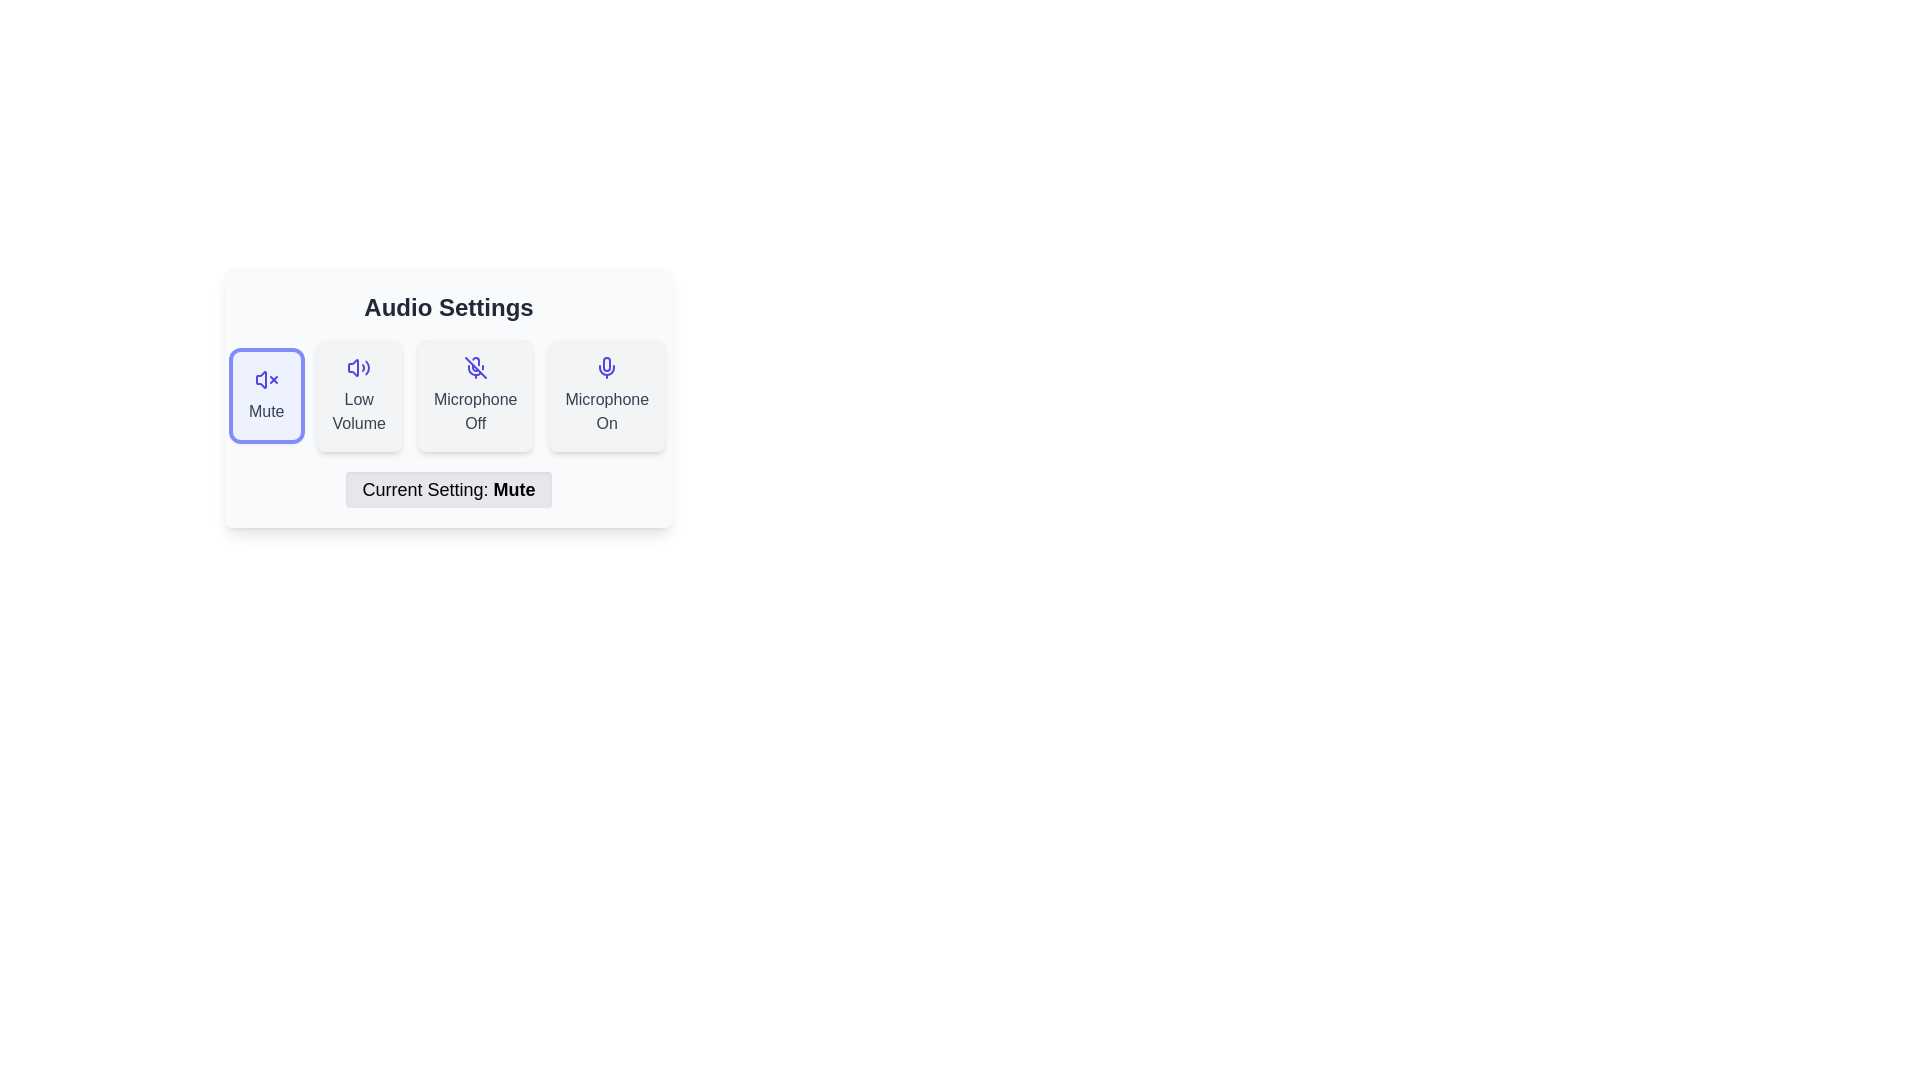  I want to click on the text display element that shows 'Current Setting: Mute', which is located centrally within the 'Audio Settings' card, so click(448, 489).